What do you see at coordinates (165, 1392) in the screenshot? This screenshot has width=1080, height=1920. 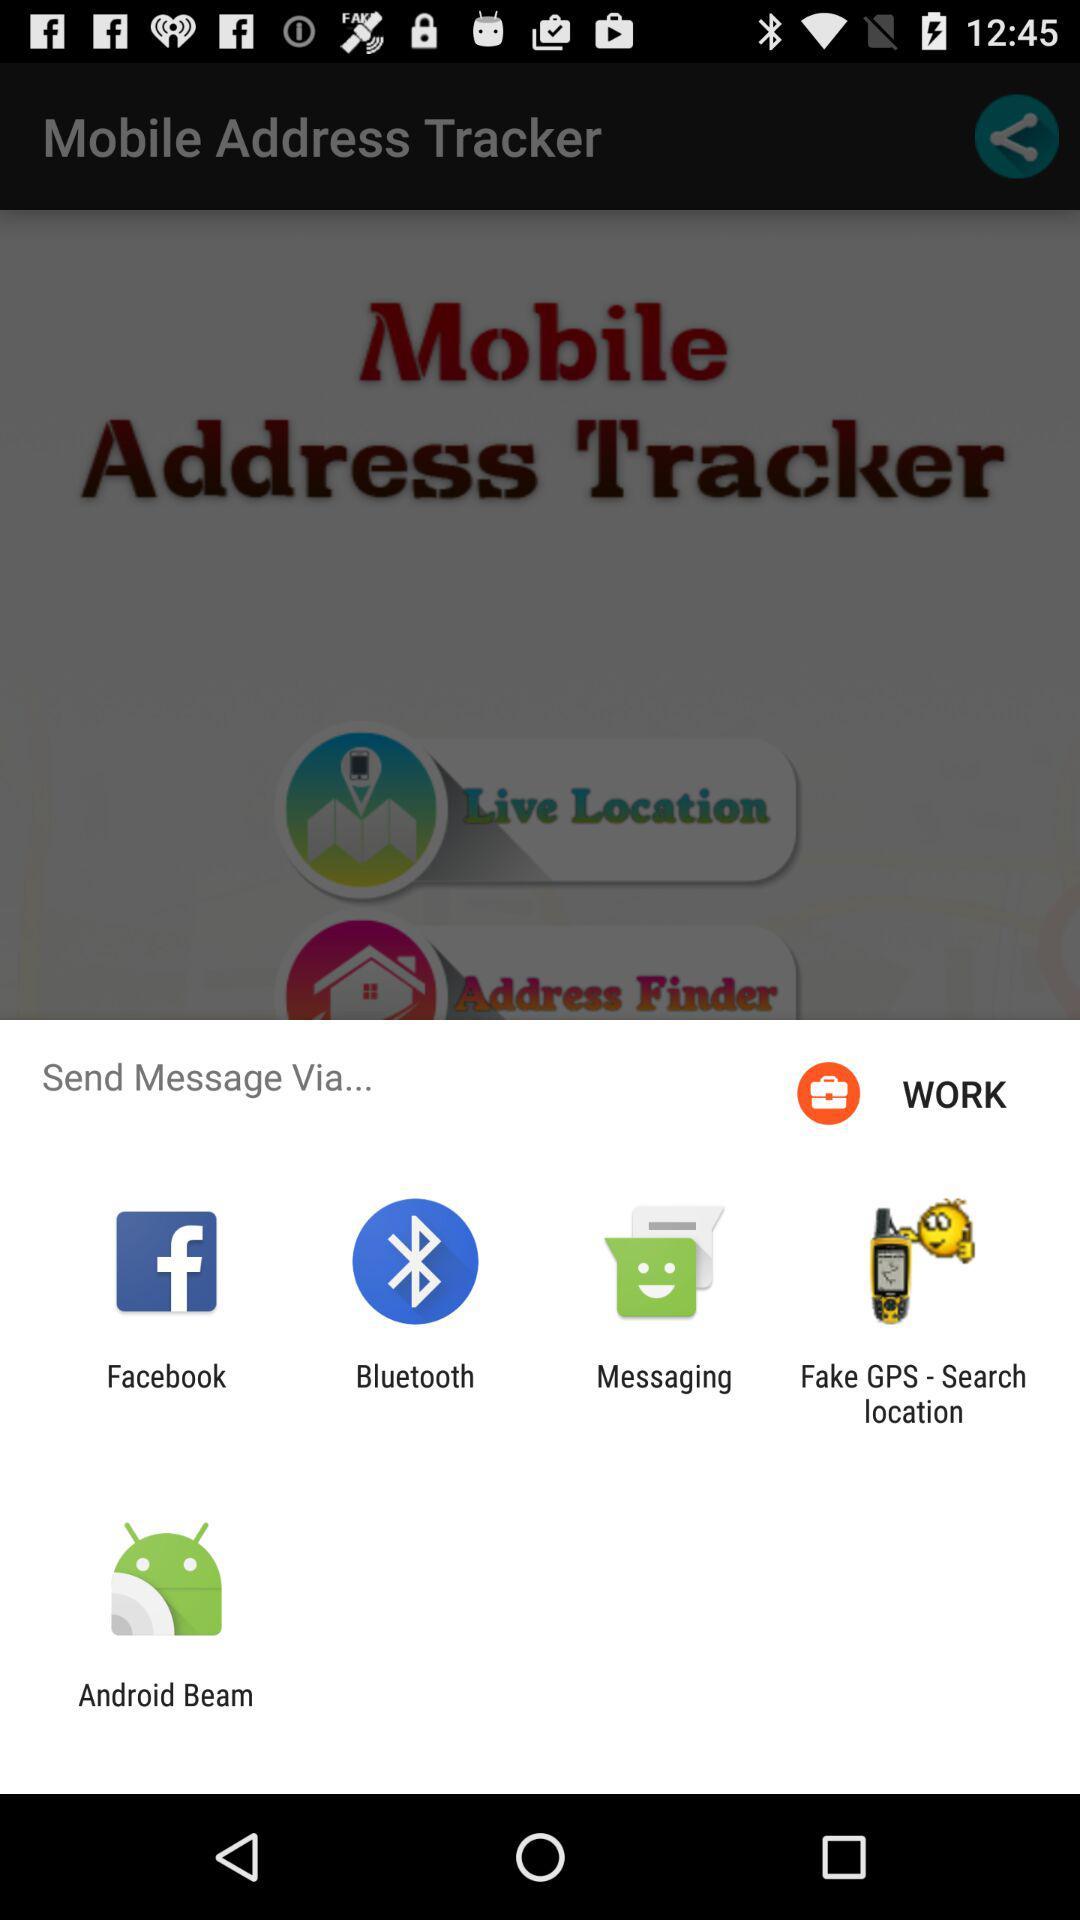 I see `app to the left of the bluetooth` at bounding box center [165, 1392].